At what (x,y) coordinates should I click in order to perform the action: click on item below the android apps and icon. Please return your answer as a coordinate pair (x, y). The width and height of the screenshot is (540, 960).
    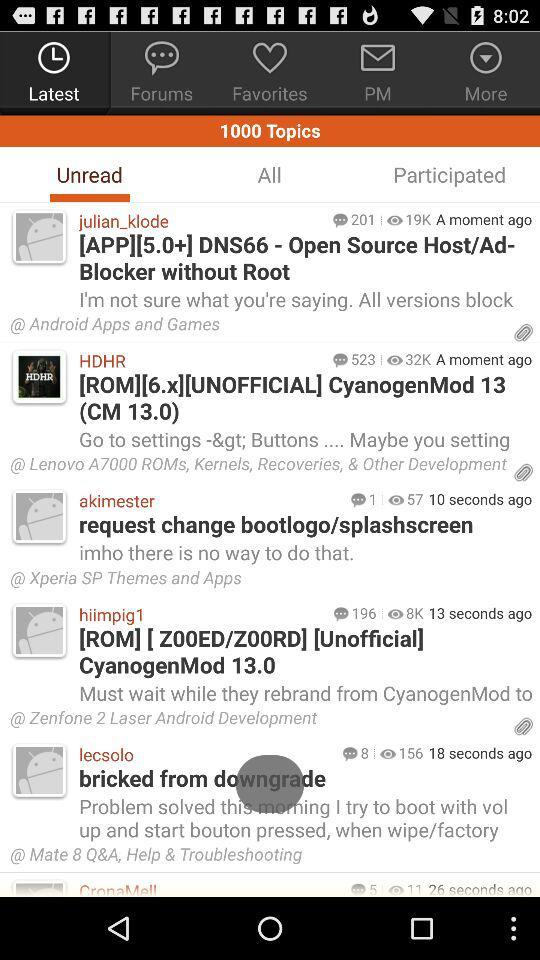
    Looking at the image, I should click on (417, 359).